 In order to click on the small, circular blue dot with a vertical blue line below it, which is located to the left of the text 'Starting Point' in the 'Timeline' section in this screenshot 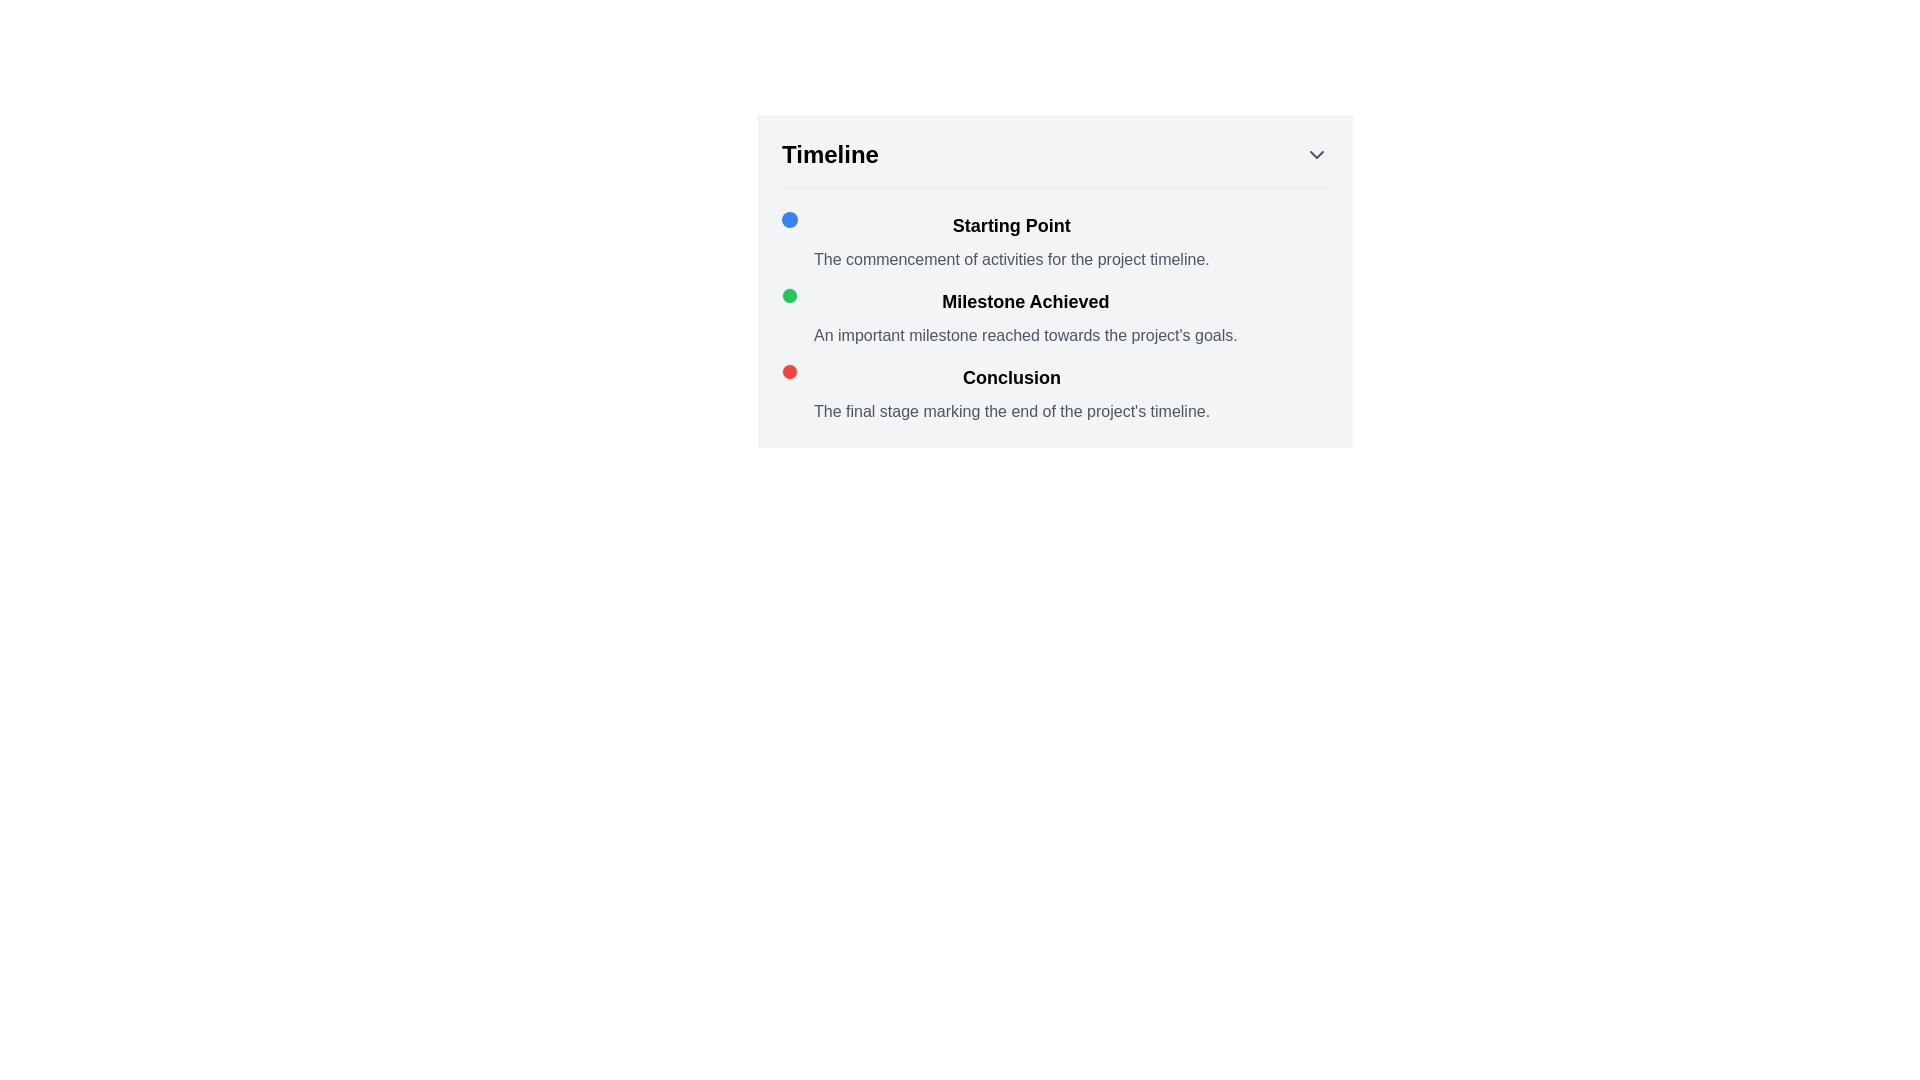, I will do `click(789, 219)`.